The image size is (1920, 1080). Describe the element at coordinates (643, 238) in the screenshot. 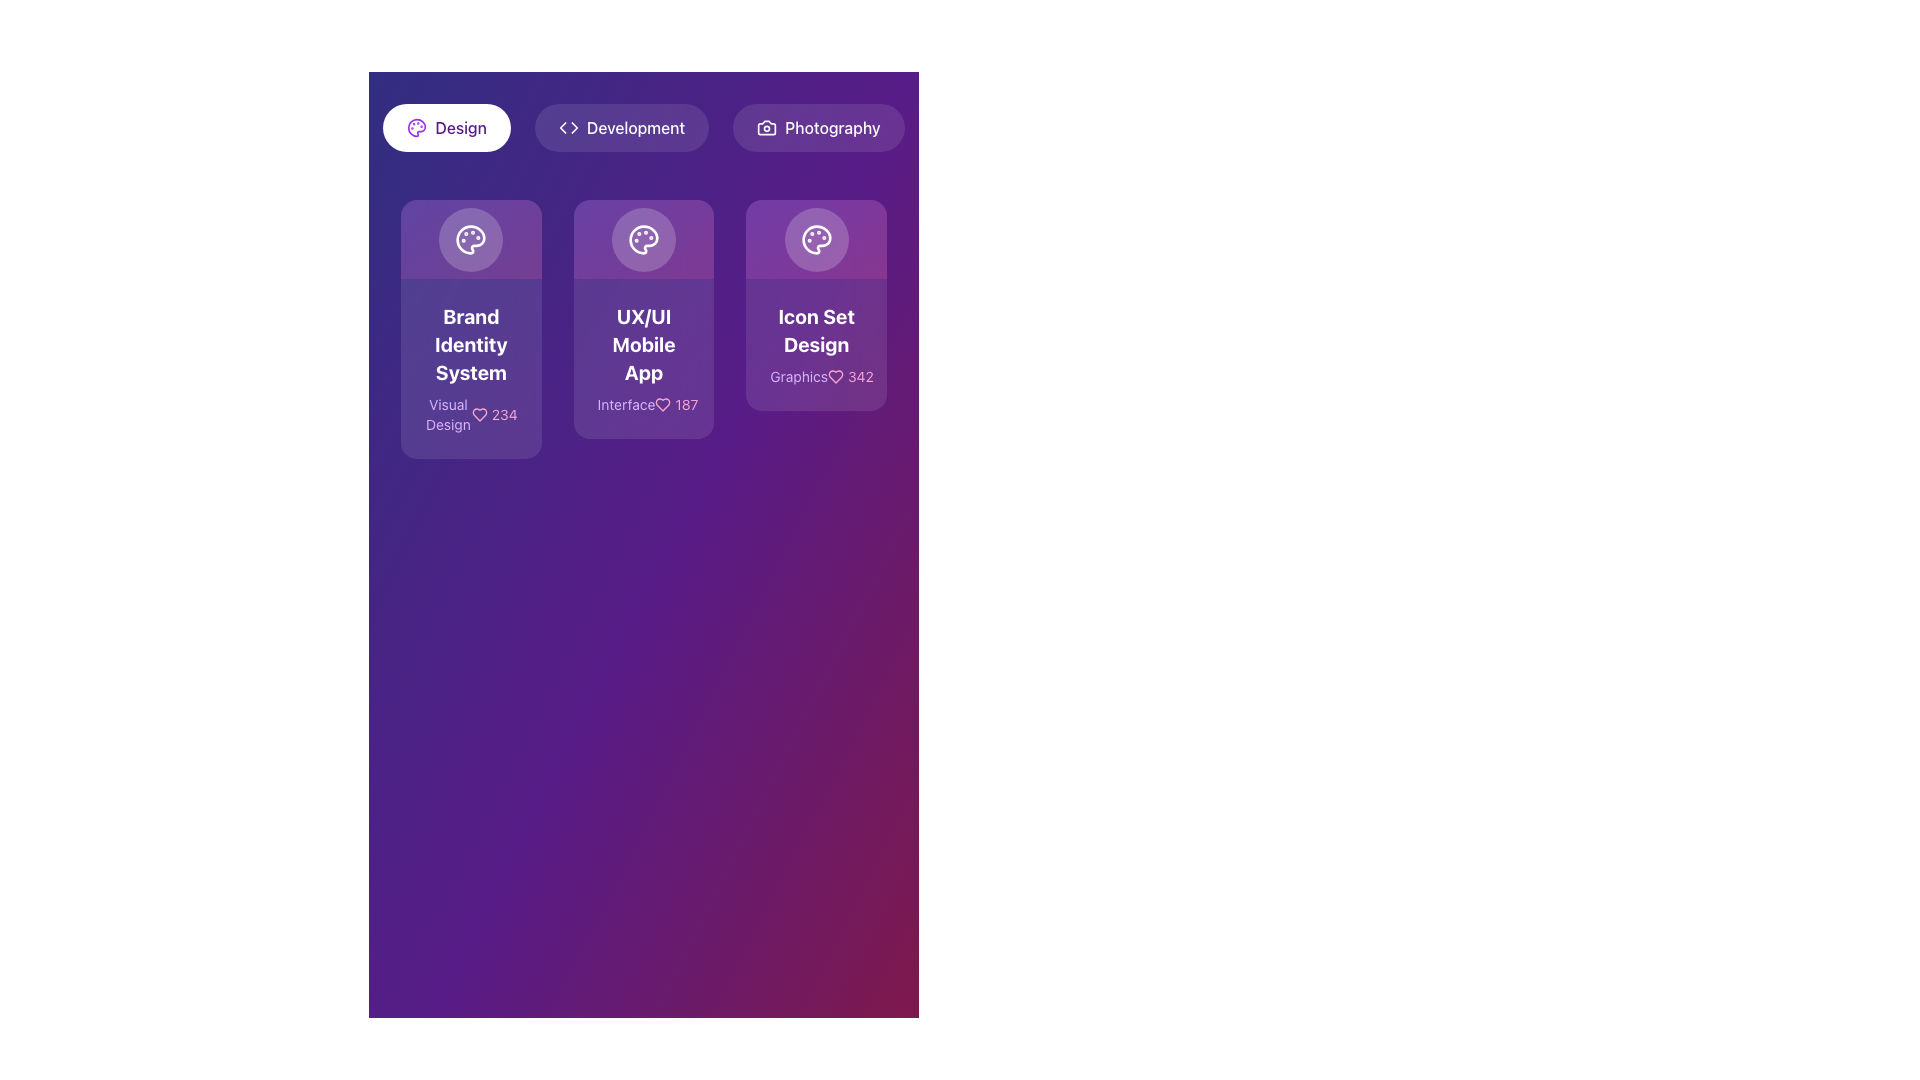

I see `the circular icon button featuring a palette icon with paint patches, centrally located in the 'UX/UI Mobile App' card` at that location.